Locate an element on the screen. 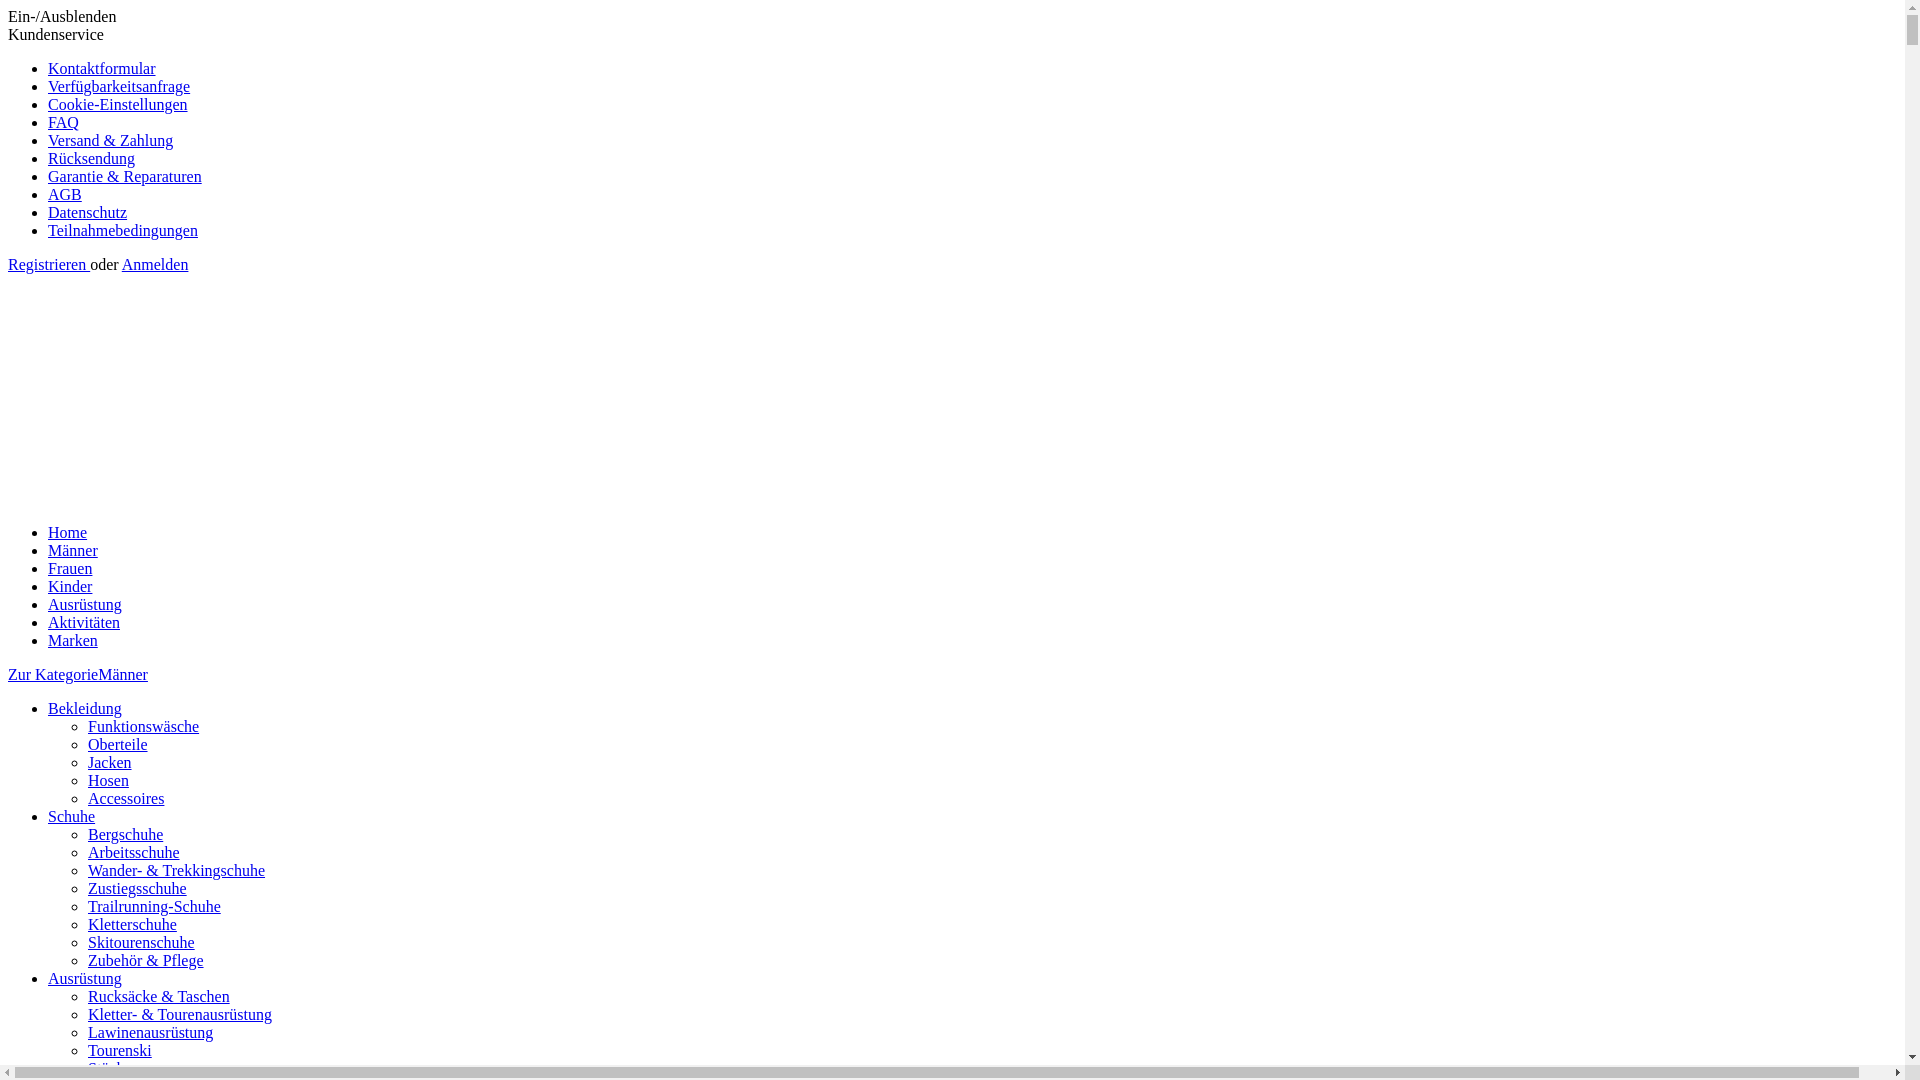  'Frauen' is located at coordinates (70, 568).